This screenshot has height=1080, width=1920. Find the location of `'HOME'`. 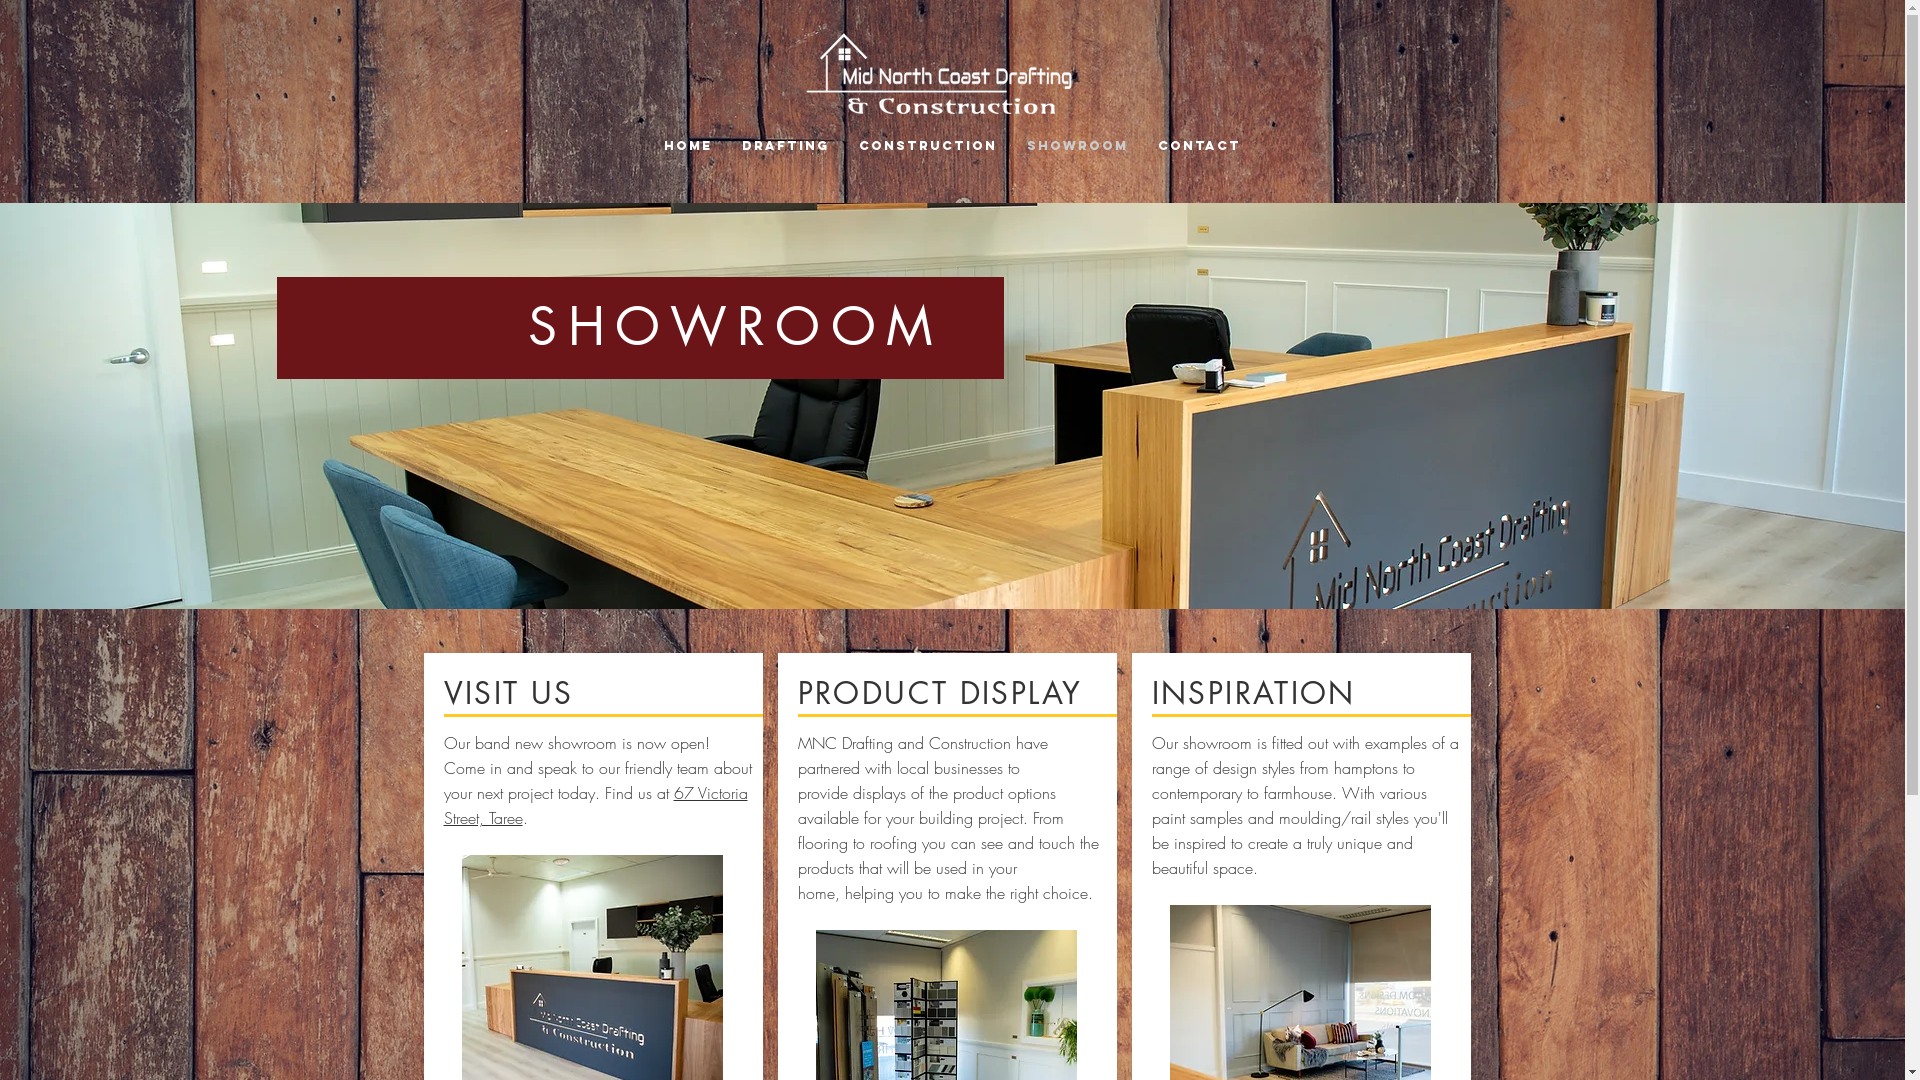

'HOME' is located at coordinates (687, 142).